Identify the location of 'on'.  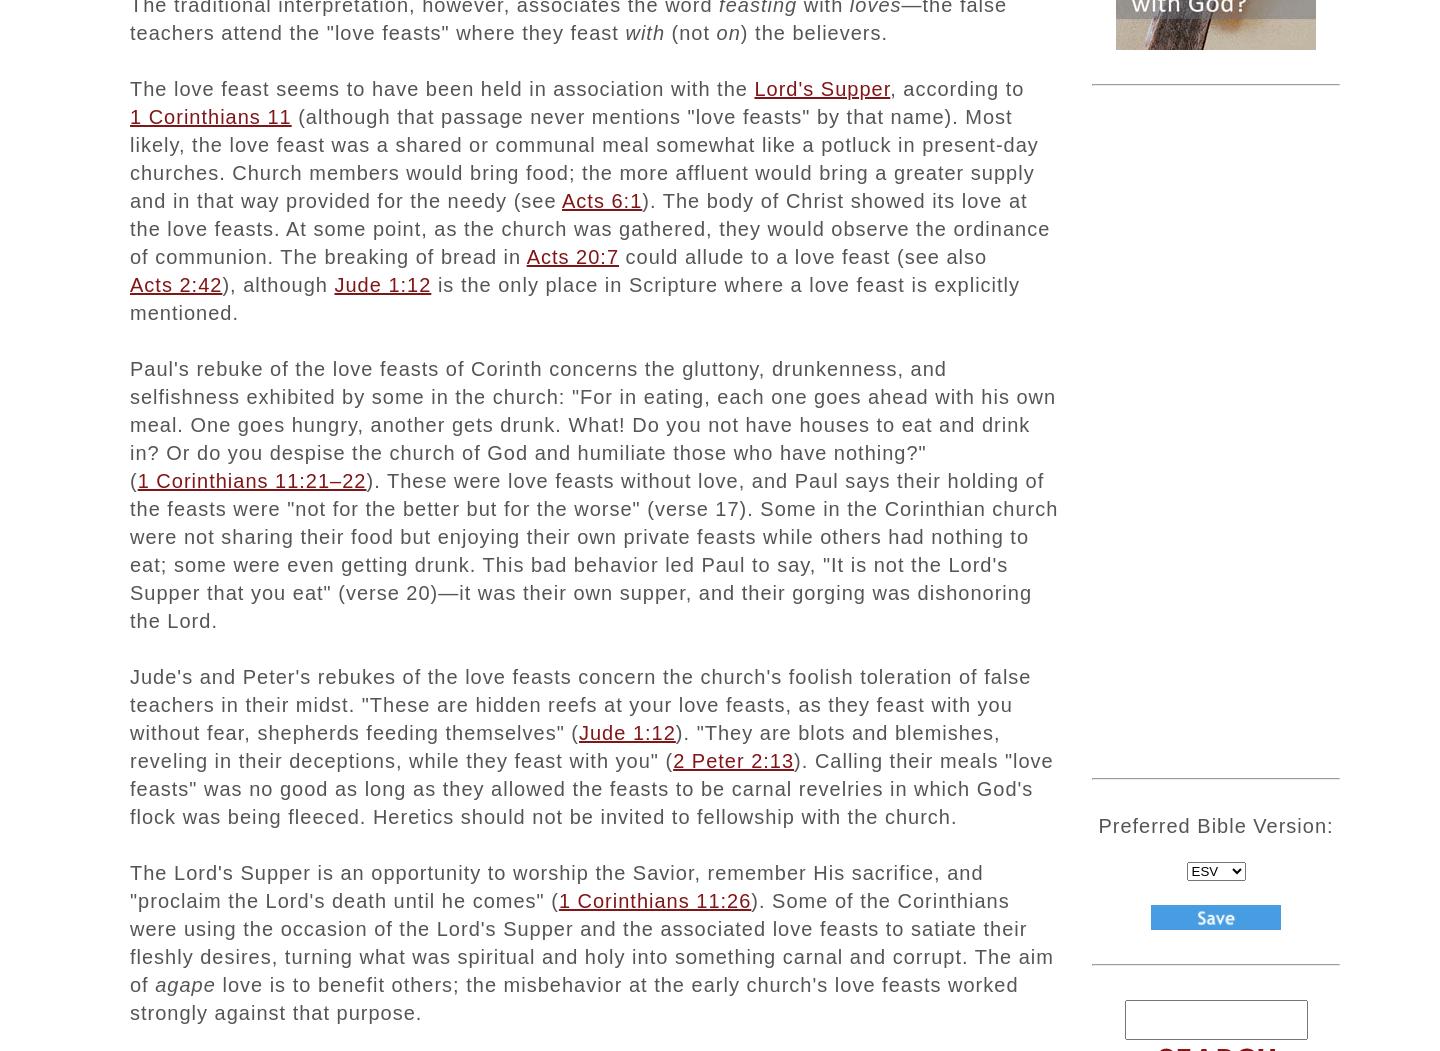
(715, 31).